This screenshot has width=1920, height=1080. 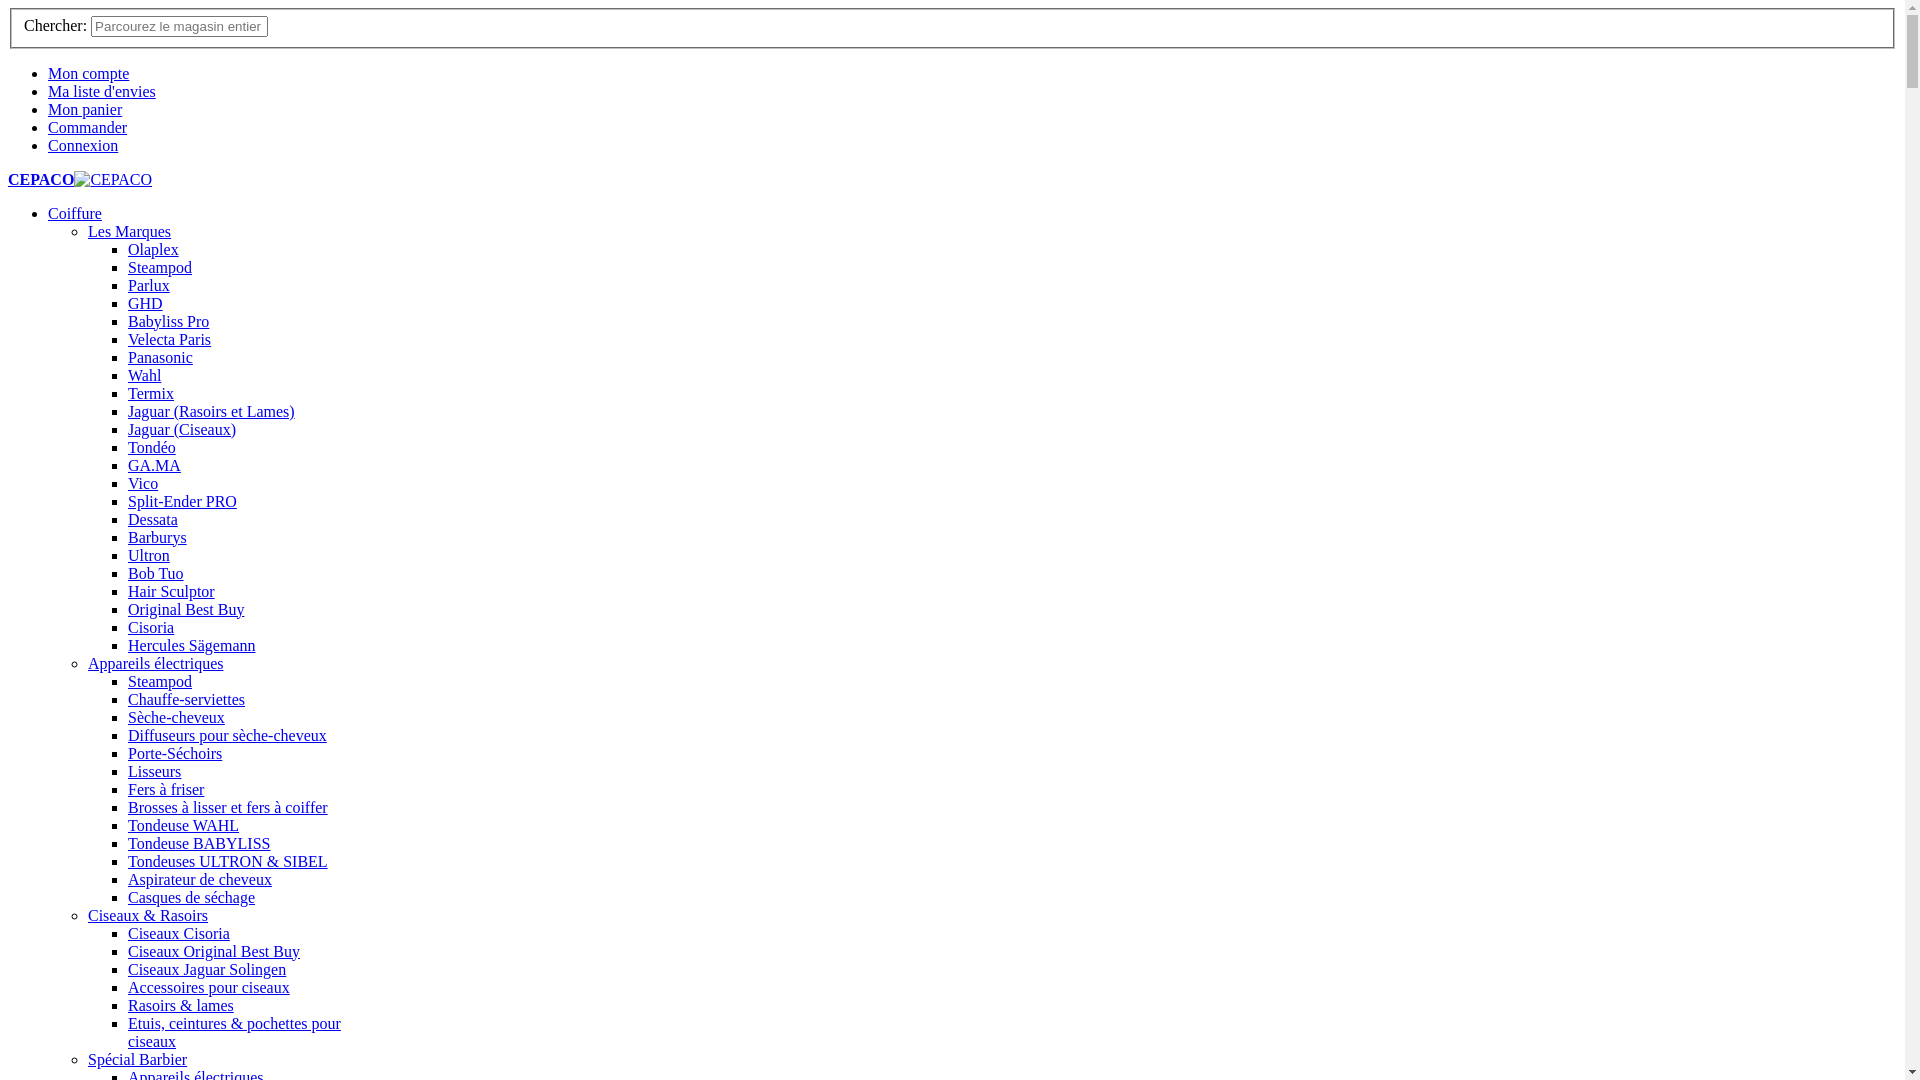 I want to click on 'Tondeuse BABYLISS', so click(x=127, y=843).